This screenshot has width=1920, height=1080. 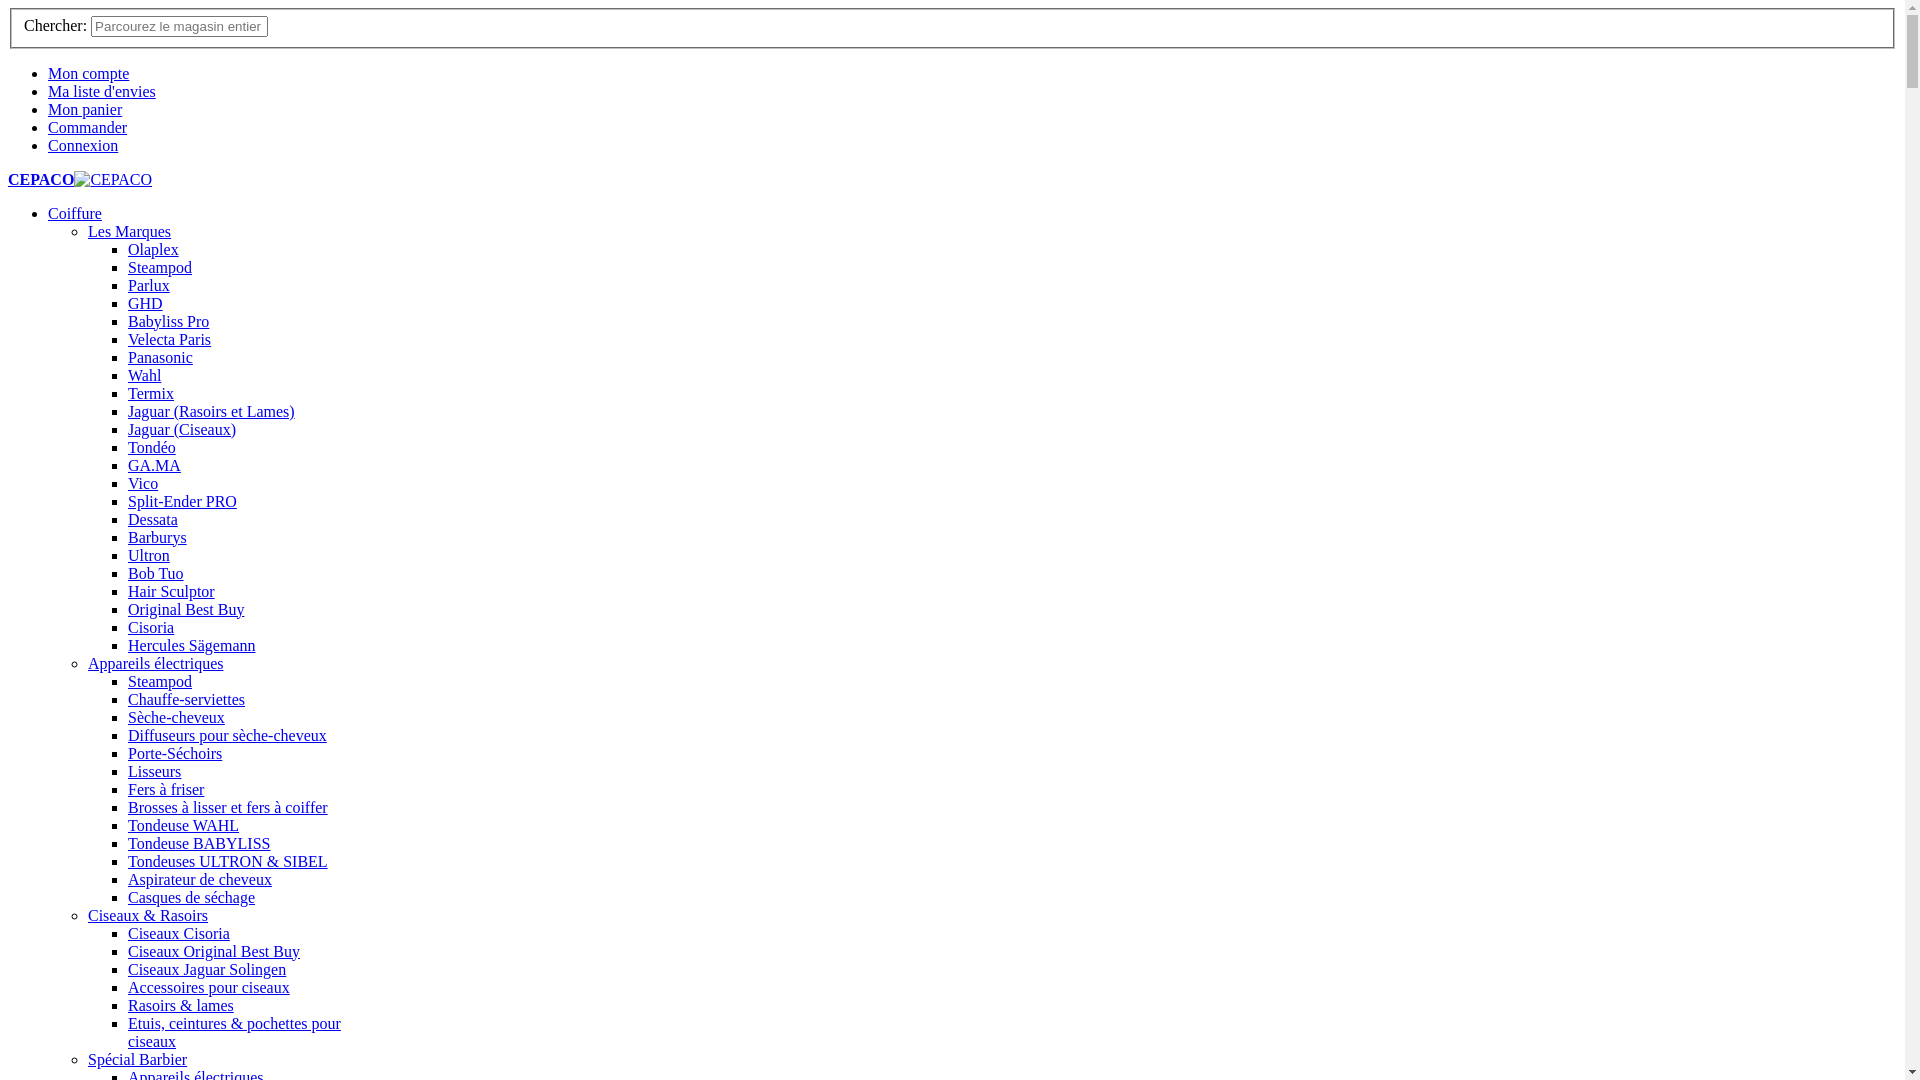 I want to click on 'Tondeuse BABYLISS', so click(x=127, y=843).